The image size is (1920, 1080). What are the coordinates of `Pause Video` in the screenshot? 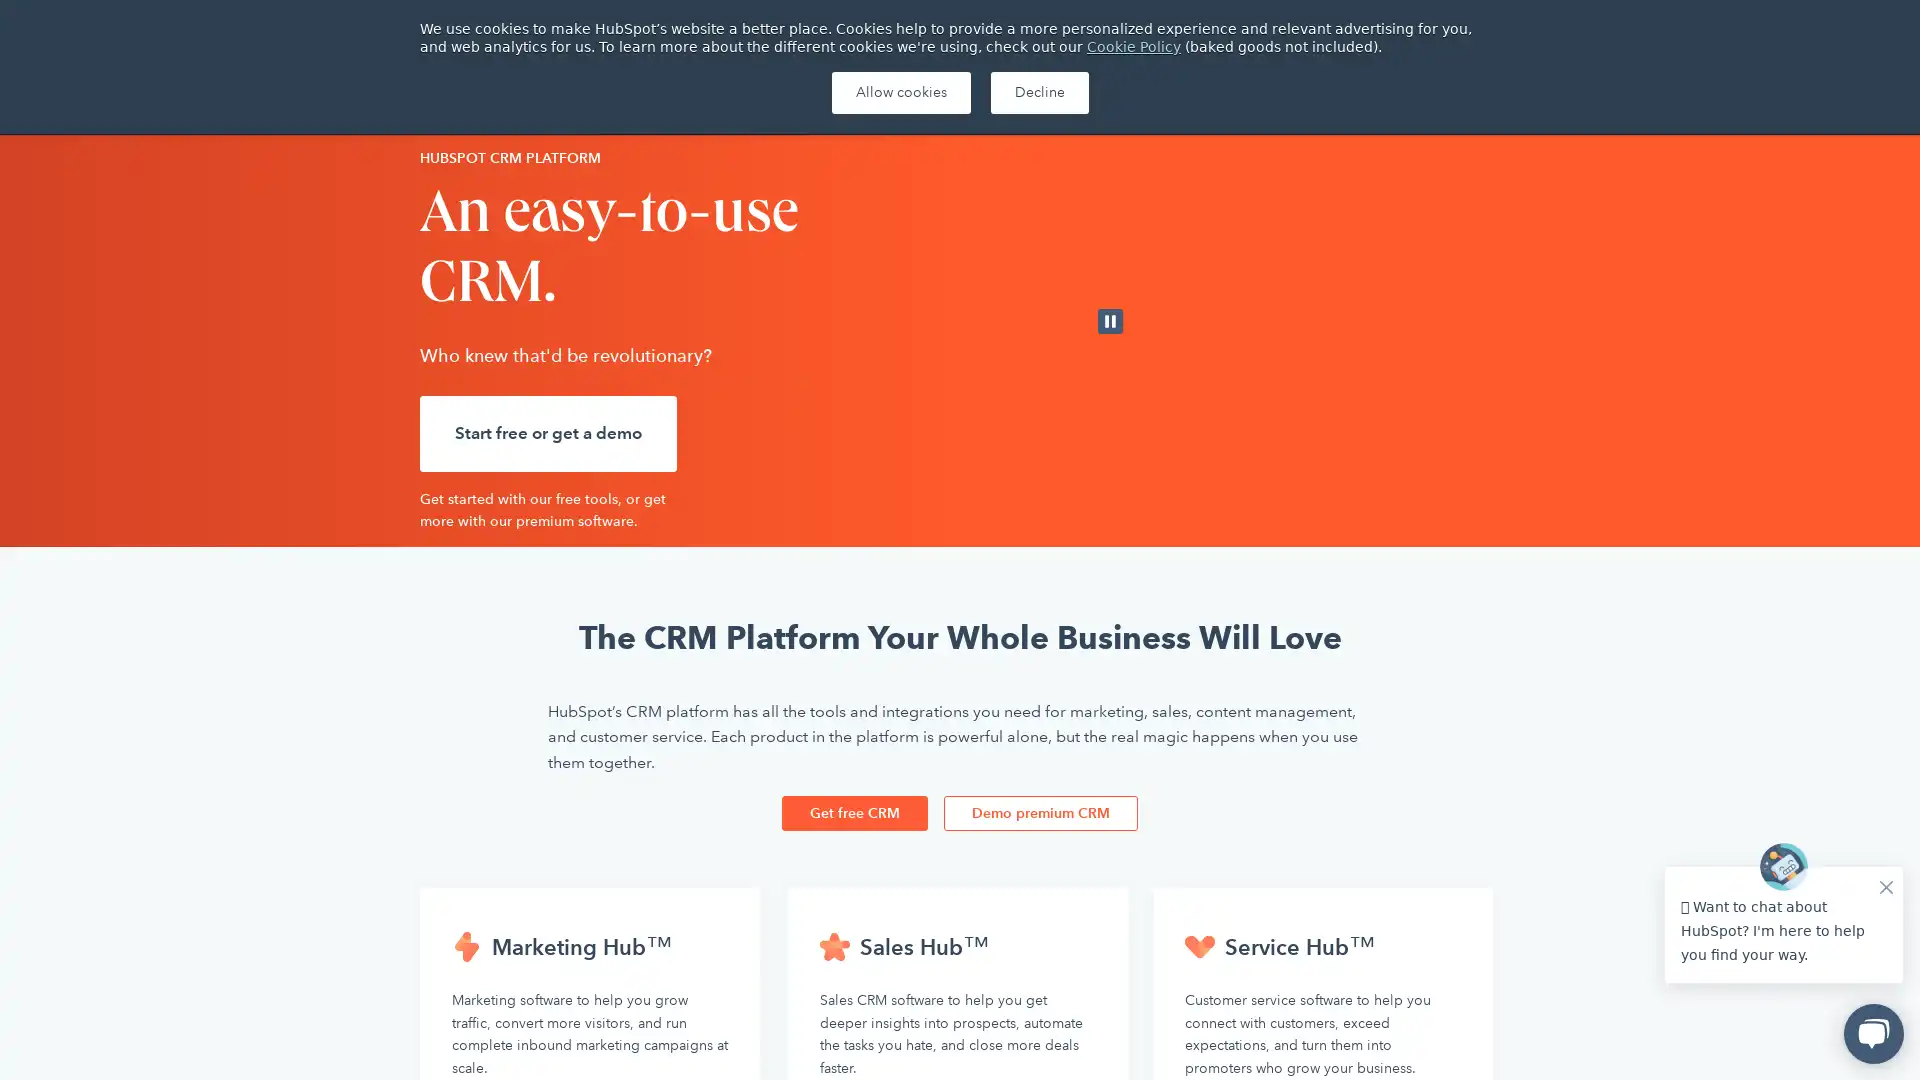 It's located at (1109, 320).